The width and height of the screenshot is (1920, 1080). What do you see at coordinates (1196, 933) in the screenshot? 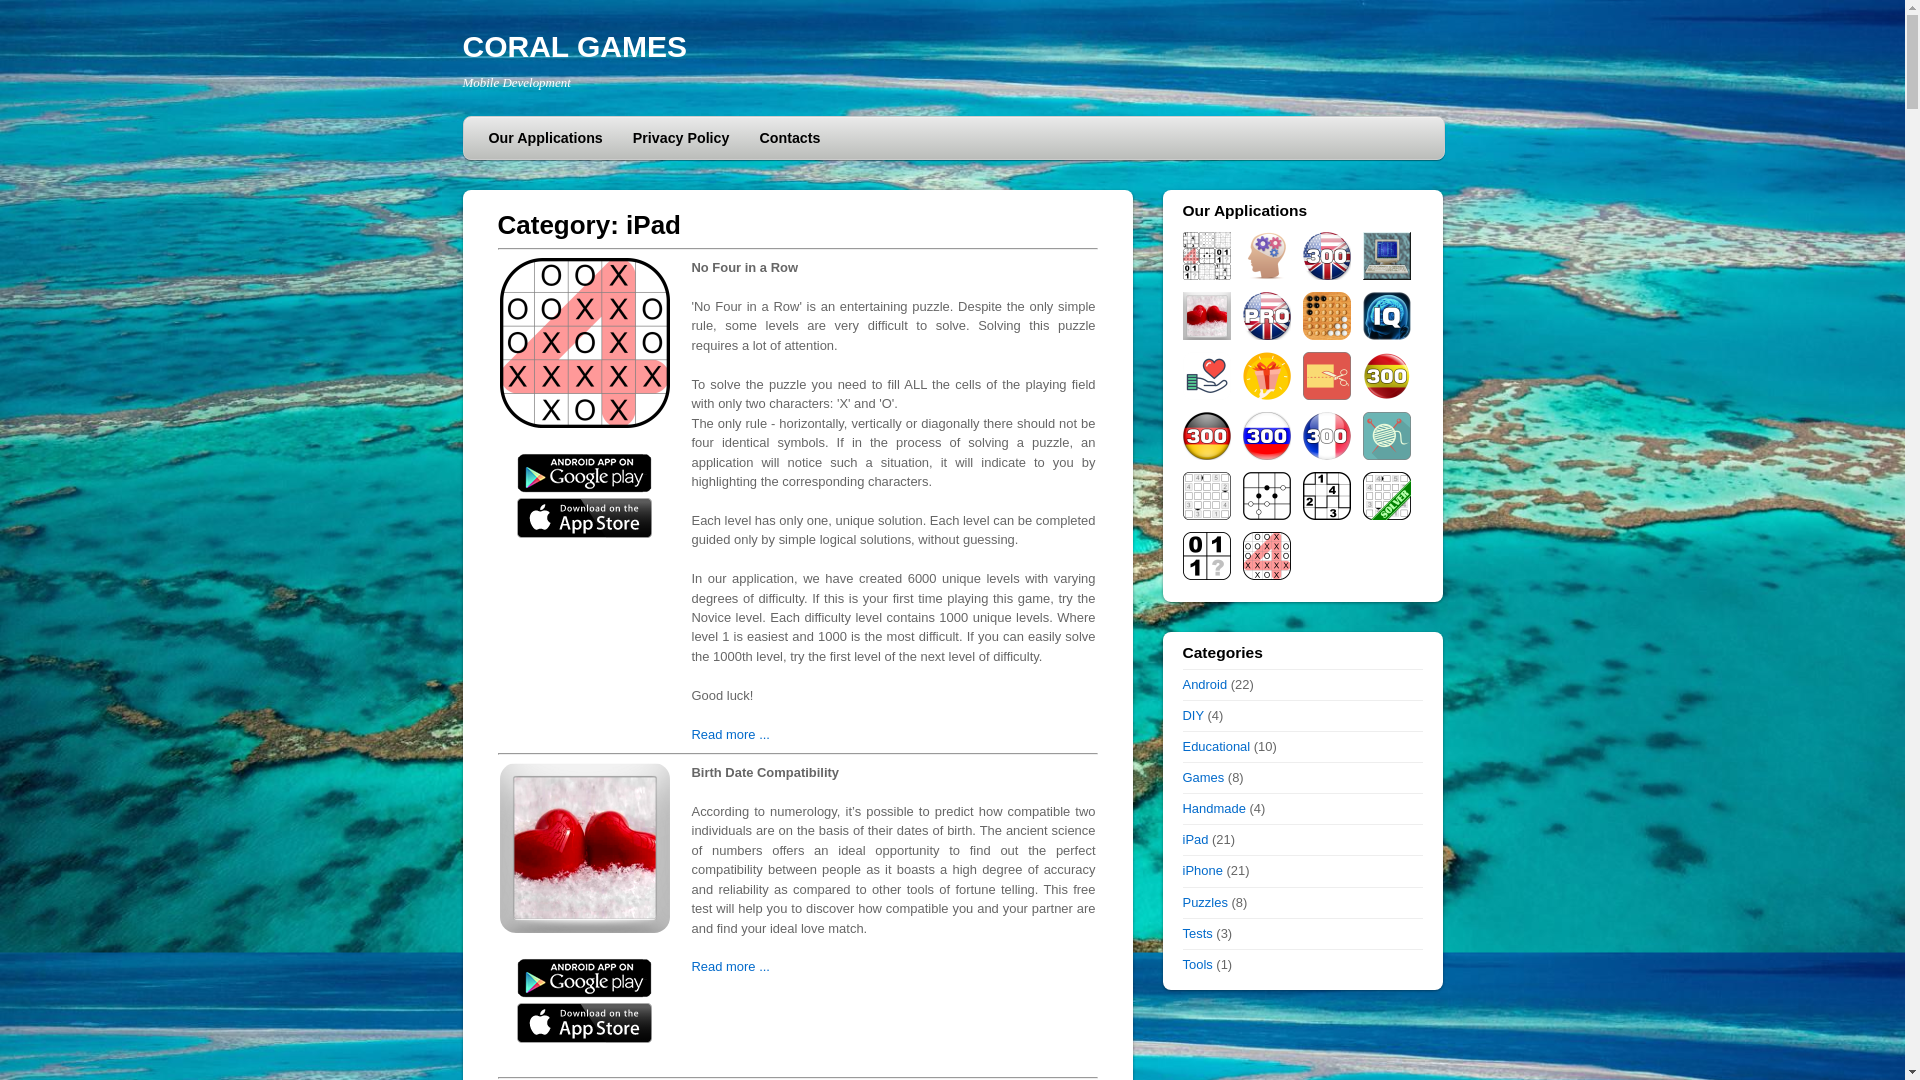
I see `'Tests'` at bounding box center [1196, 933].